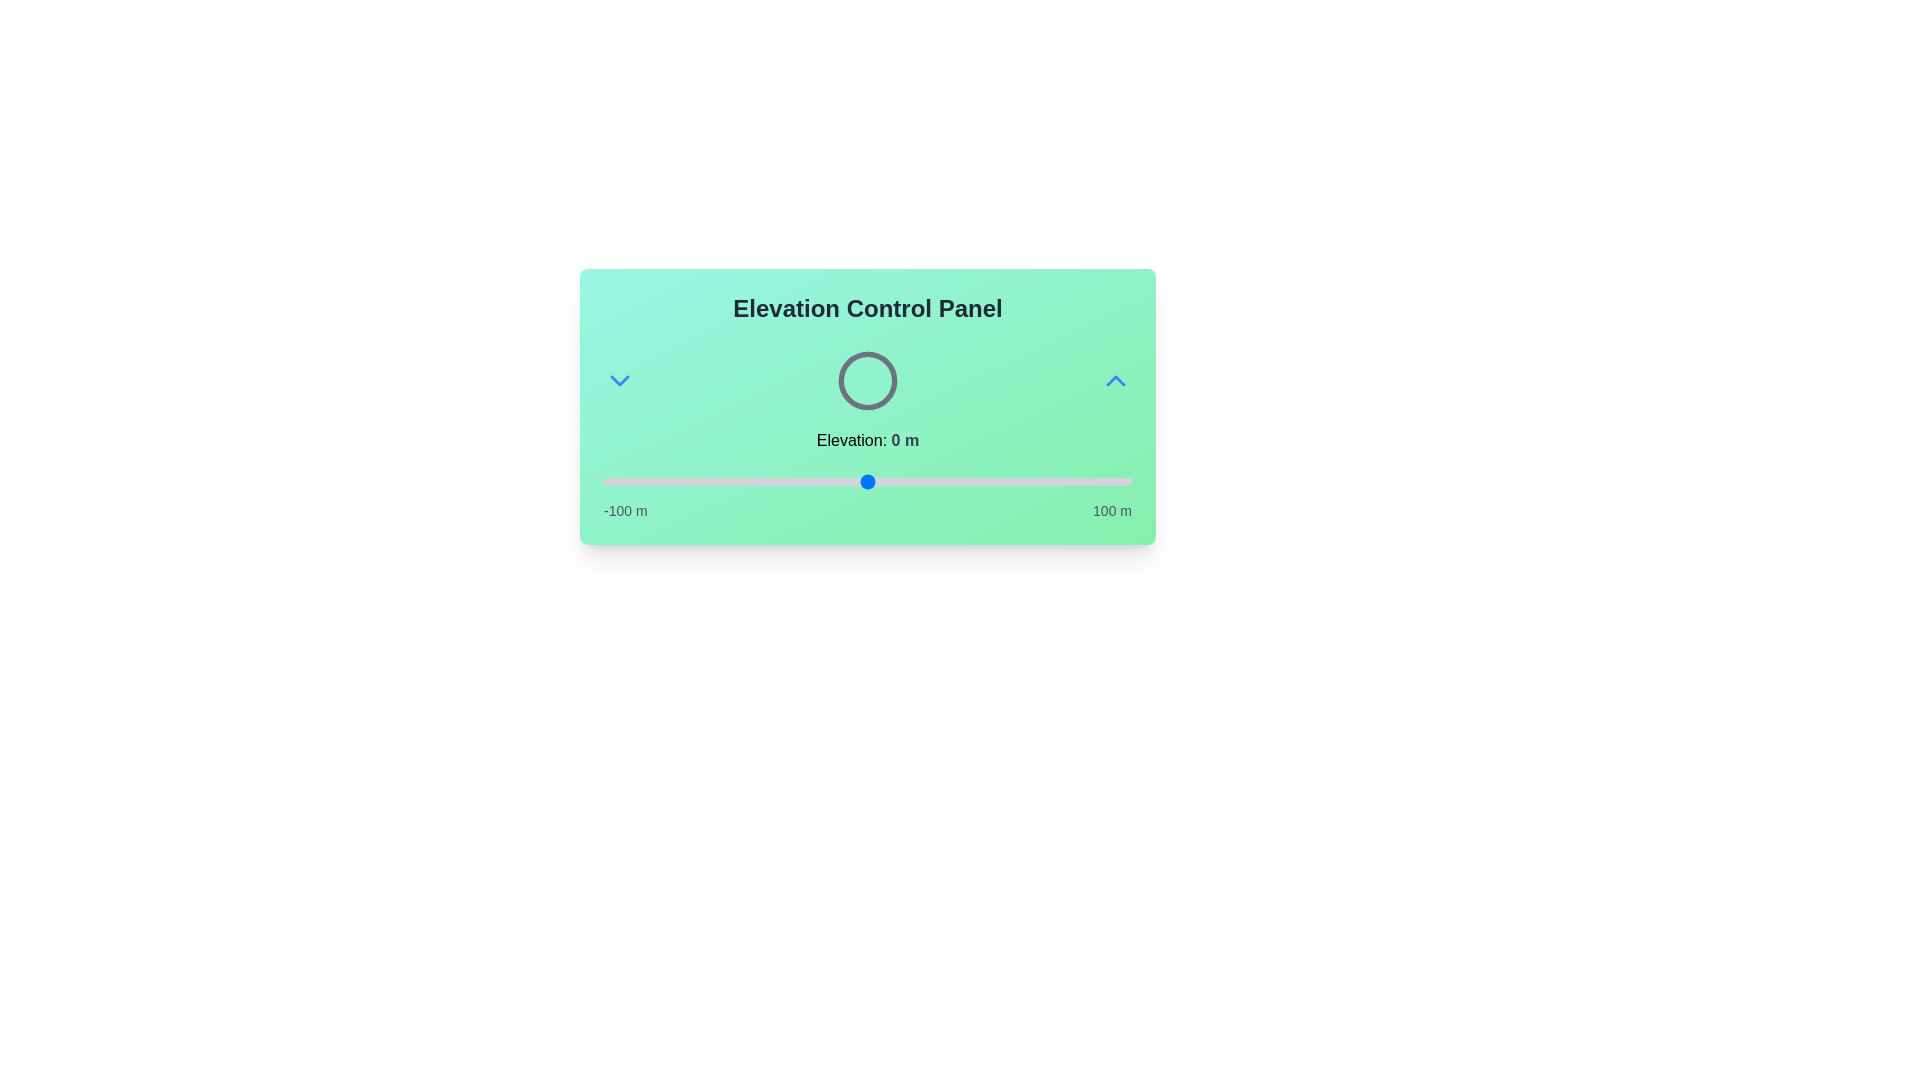  Describe the element at coordinates (960, 482) in the screenshot. I see `the elevation to 35 meters using the slider` at that location.